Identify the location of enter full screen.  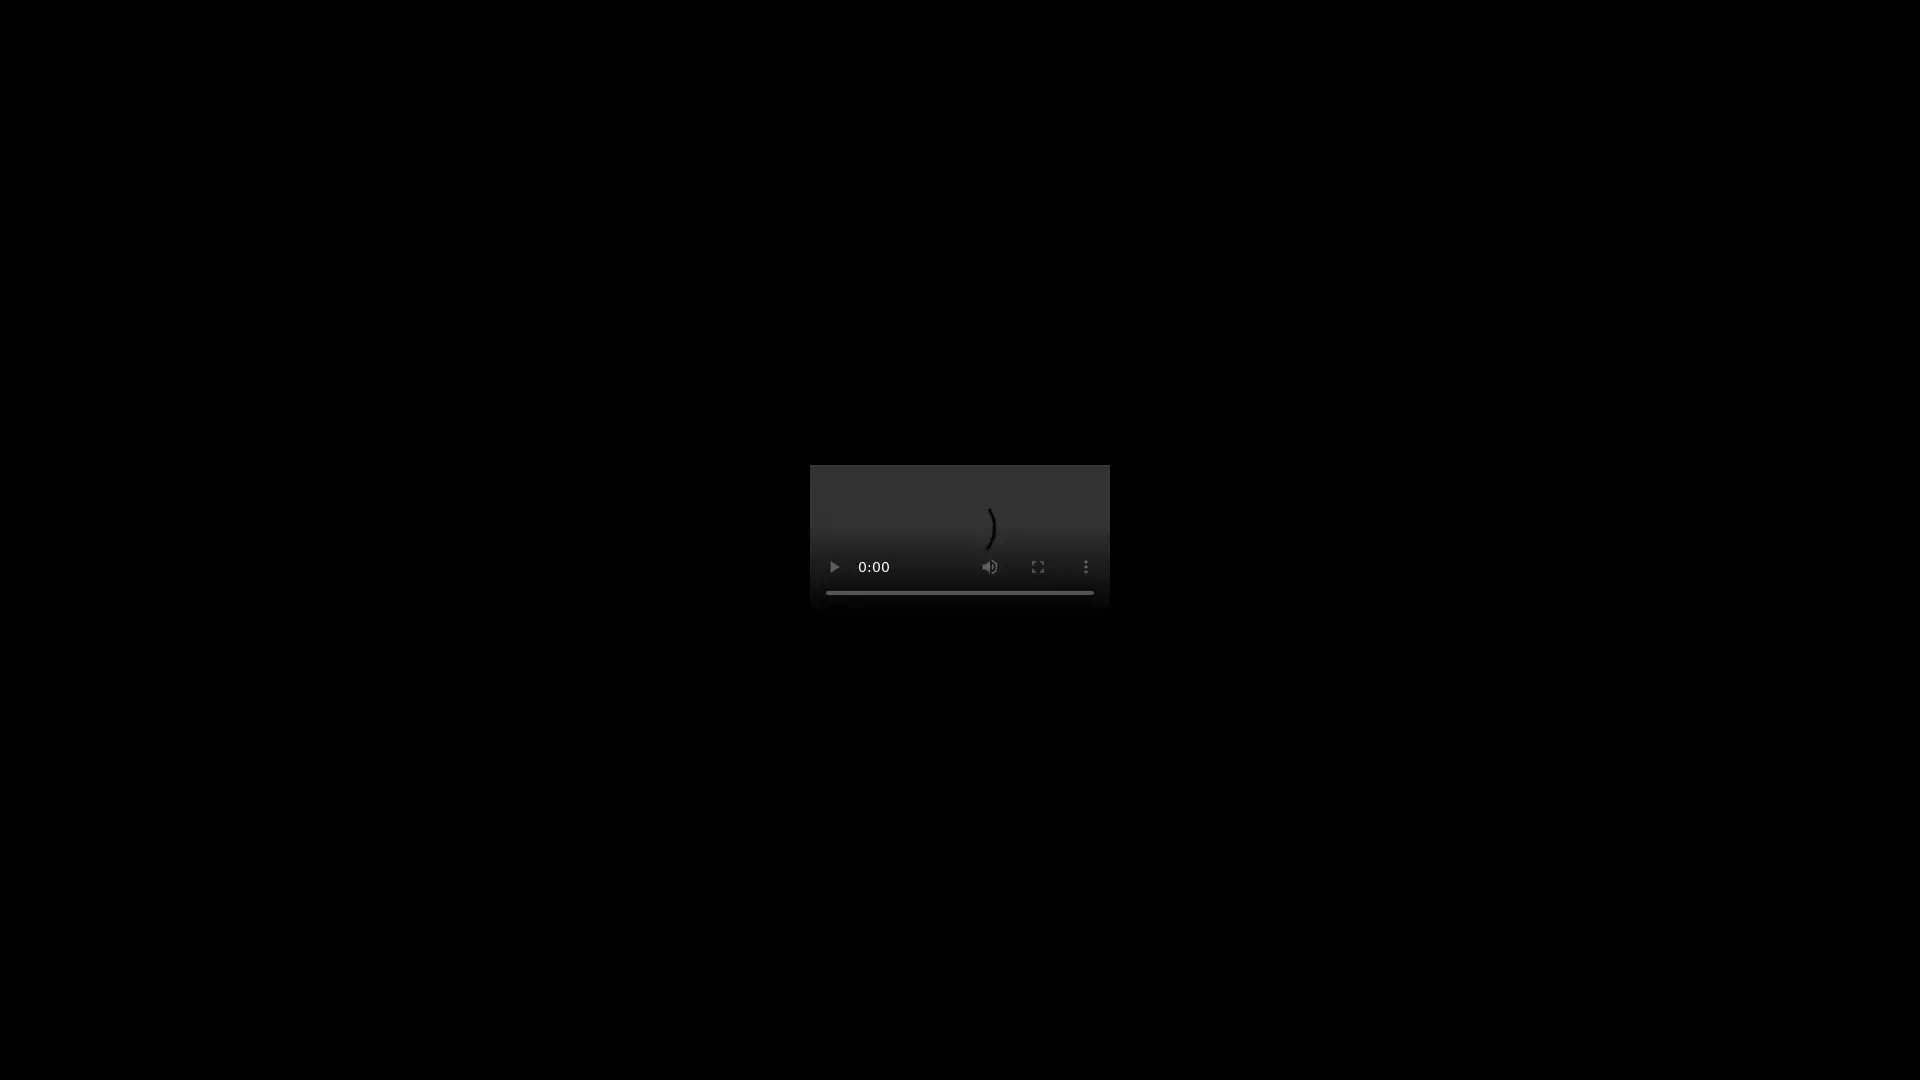
(1037, 567).